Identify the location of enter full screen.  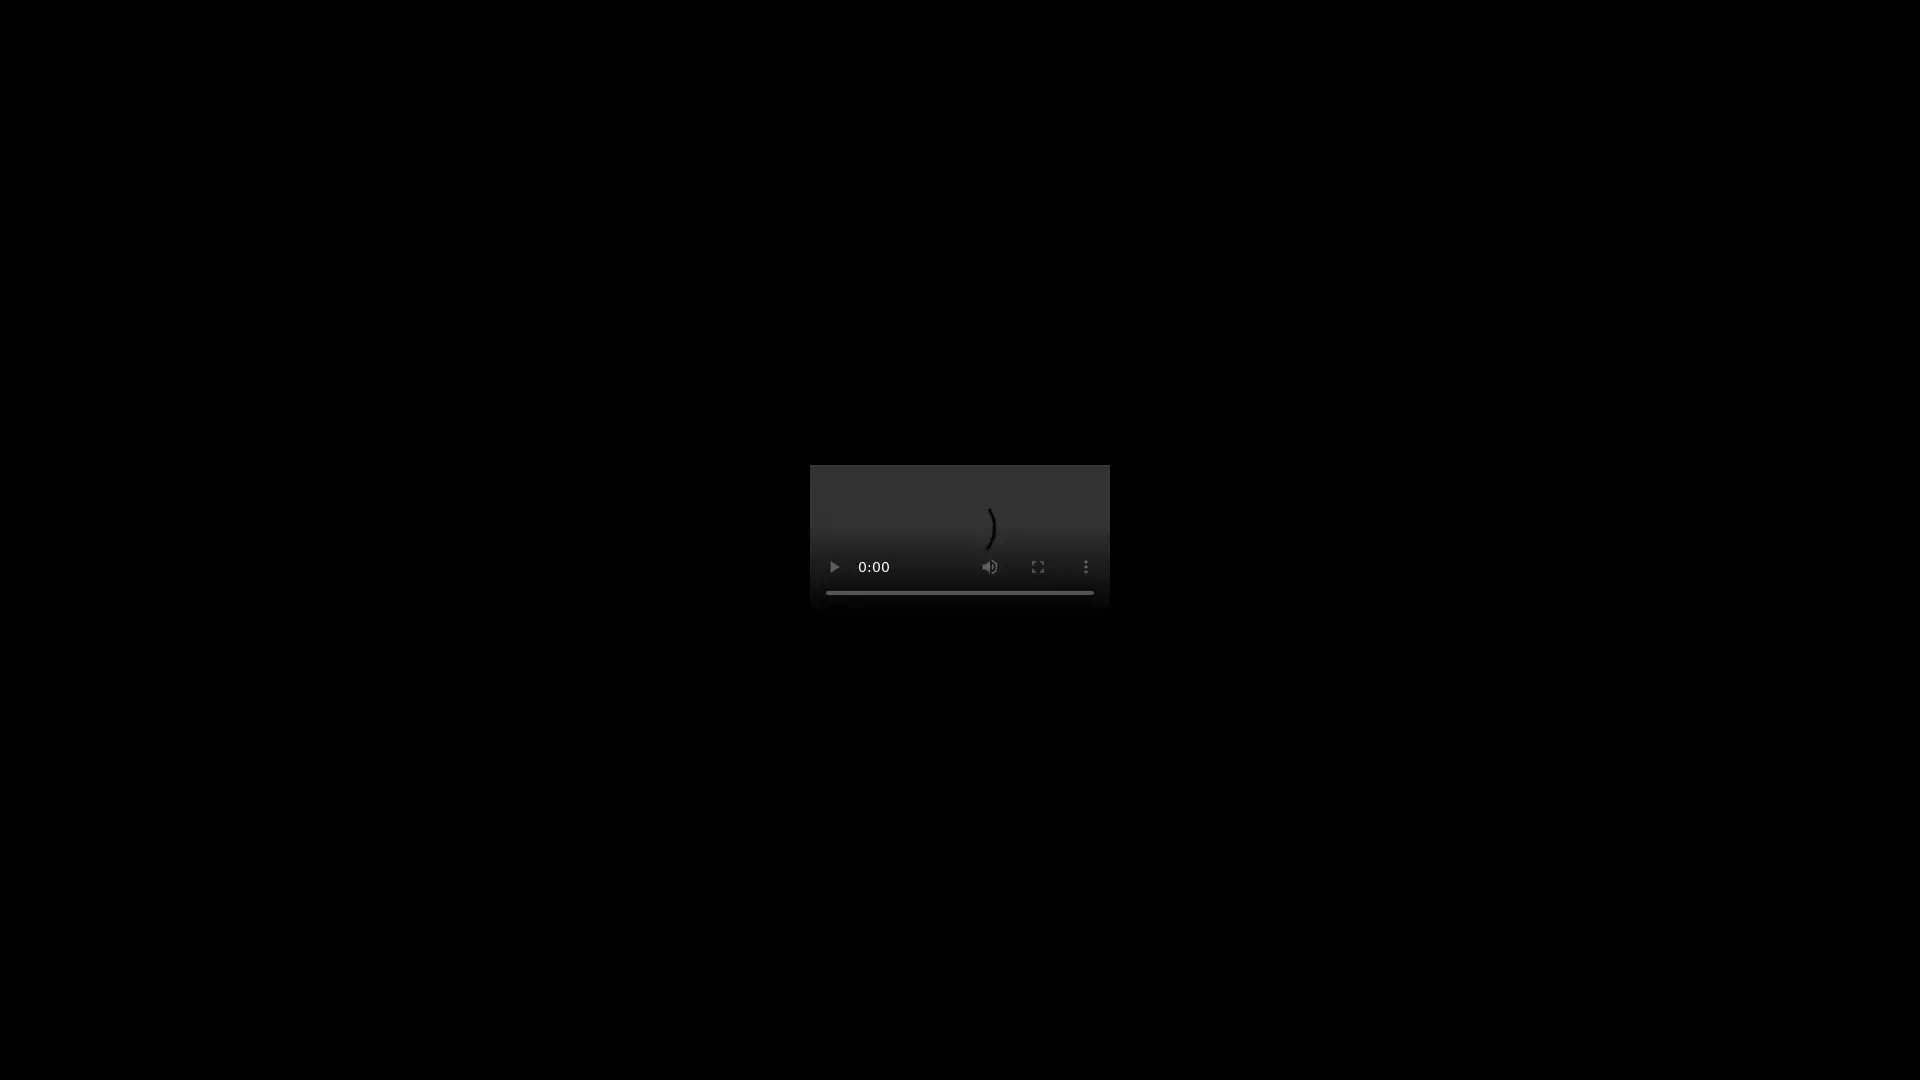
(1037, 567).